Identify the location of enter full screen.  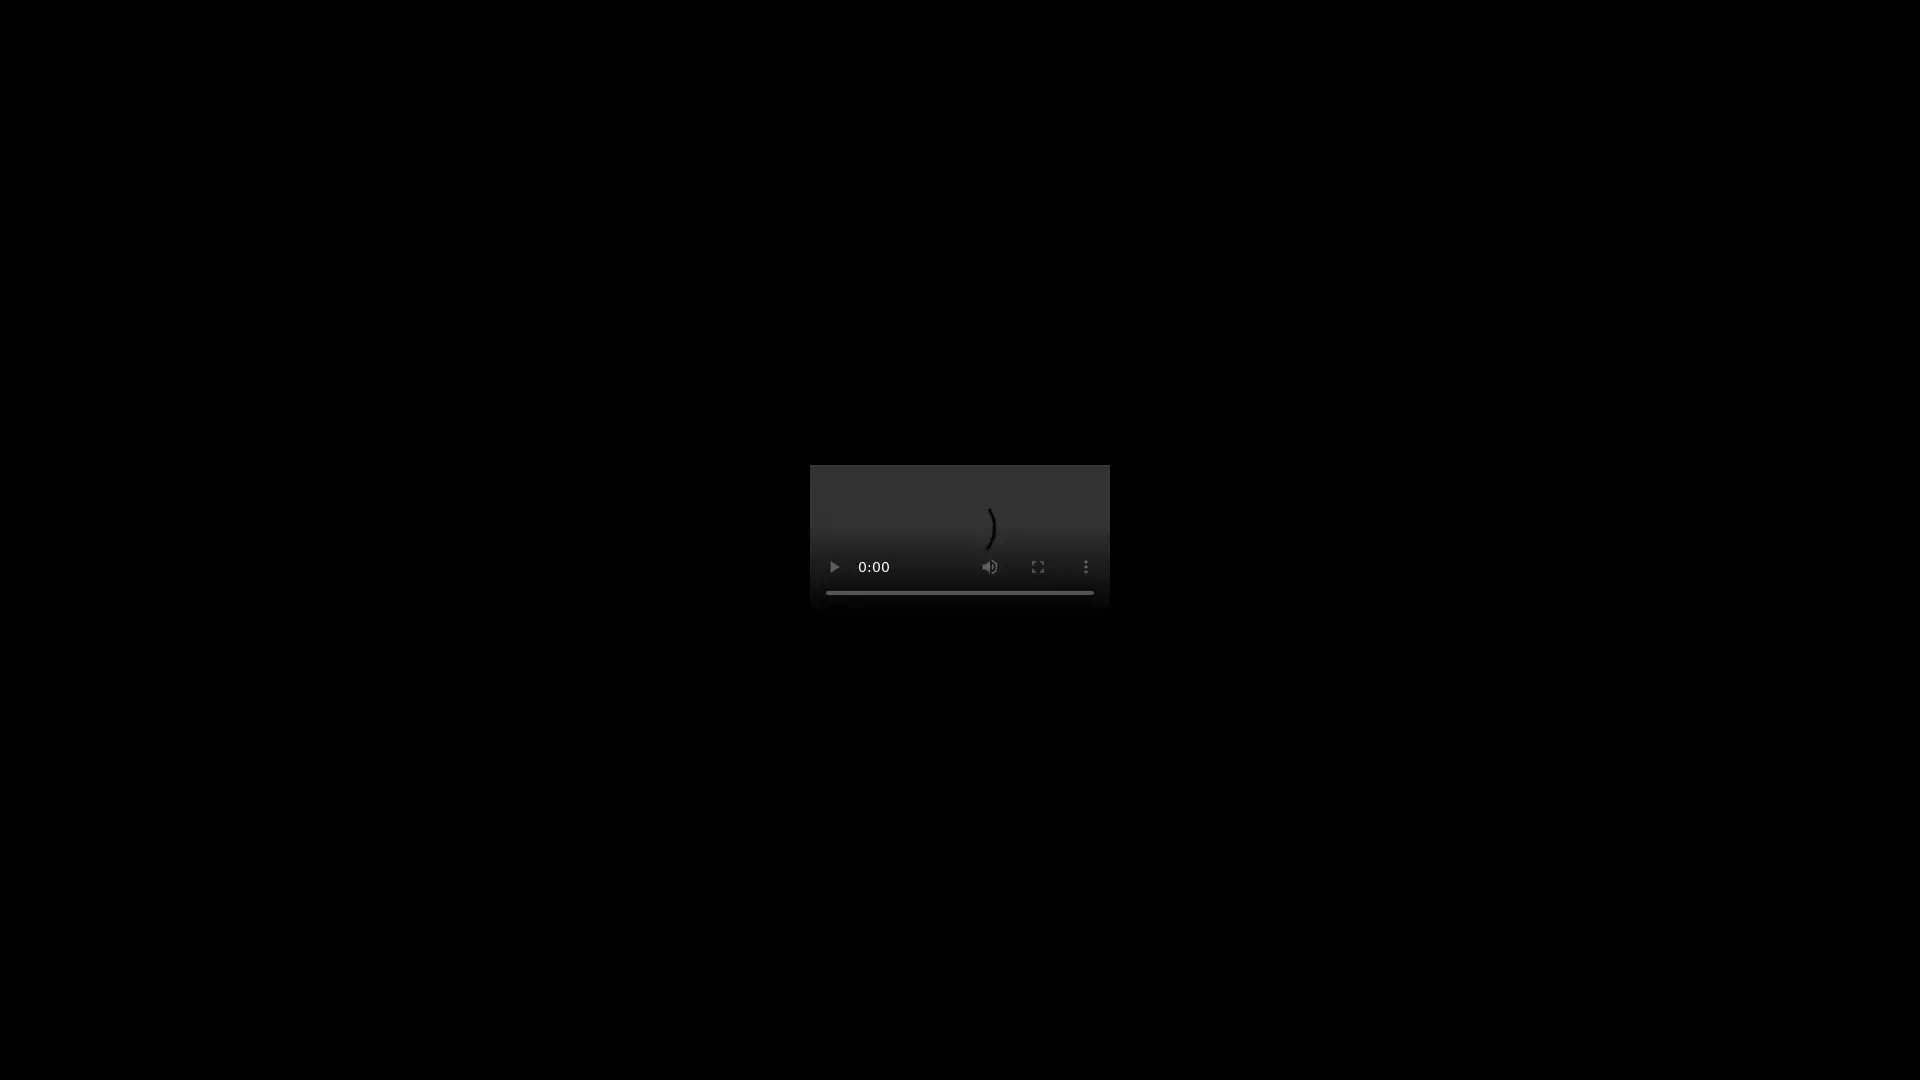
(1037, 567).